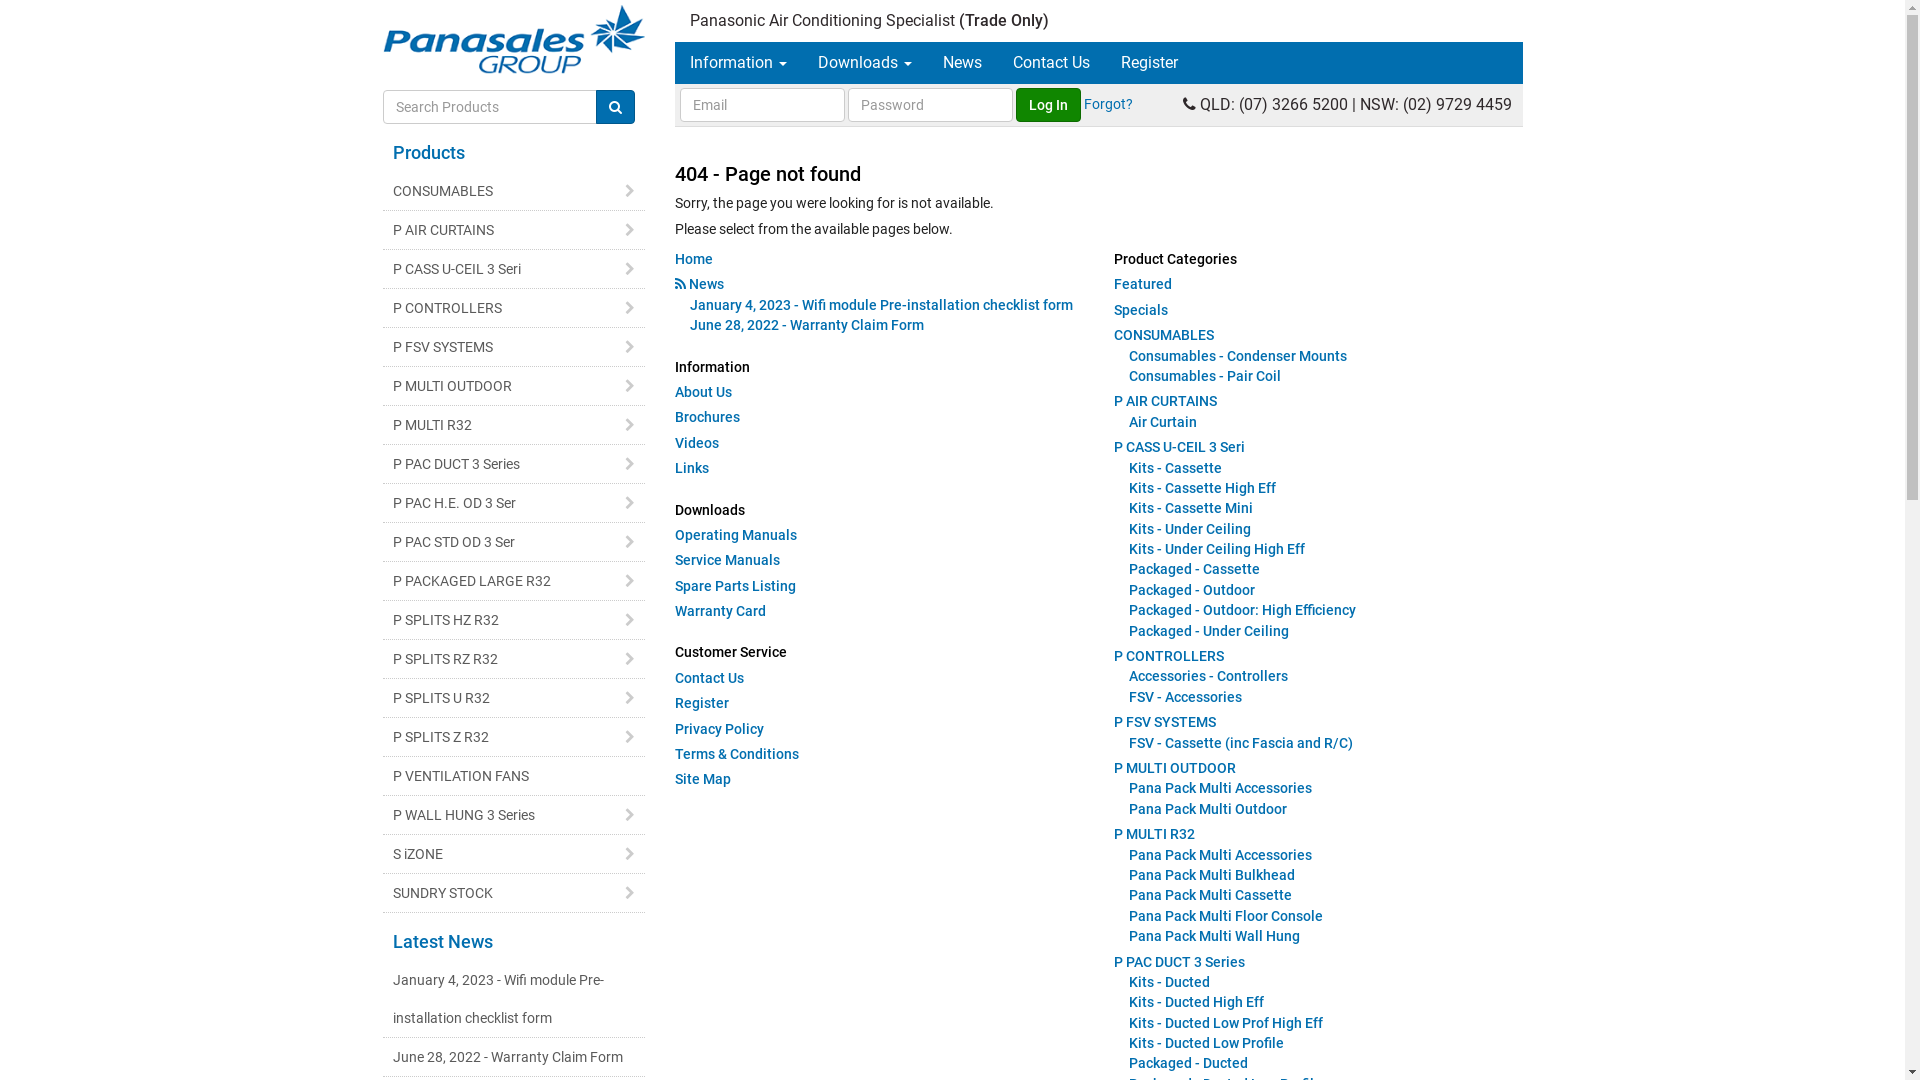 This screenshot has width=1920, height=1080. What do you see at coordinates (1272, 104) in the screenshot?
I see `'QLD: (07) 3266 5200'` at bounding box center [1272, 104].